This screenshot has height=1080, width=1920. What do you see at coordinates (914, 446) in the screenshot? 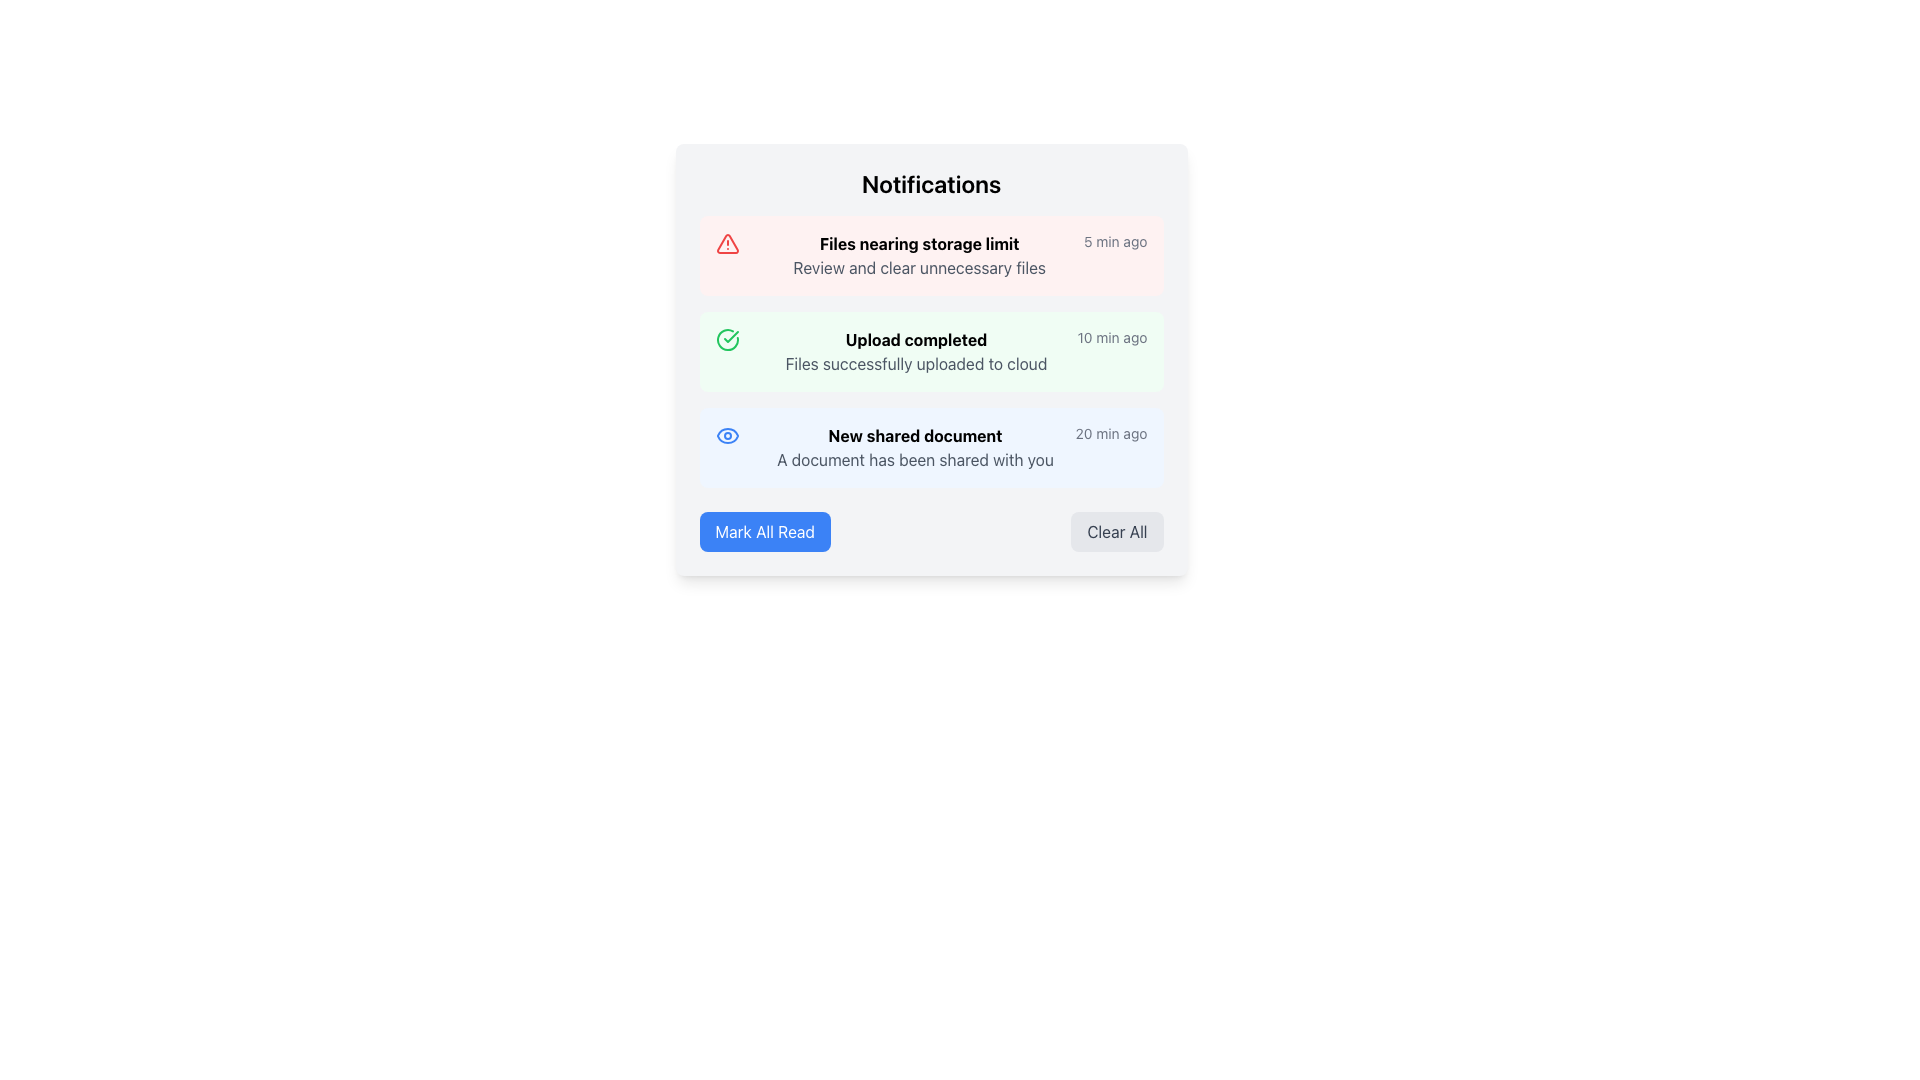
I see `the notification message displayed in the central area of the third notification section, which has a light blue background and occupies a significant horizontal width` at bounding box center [914, 446].